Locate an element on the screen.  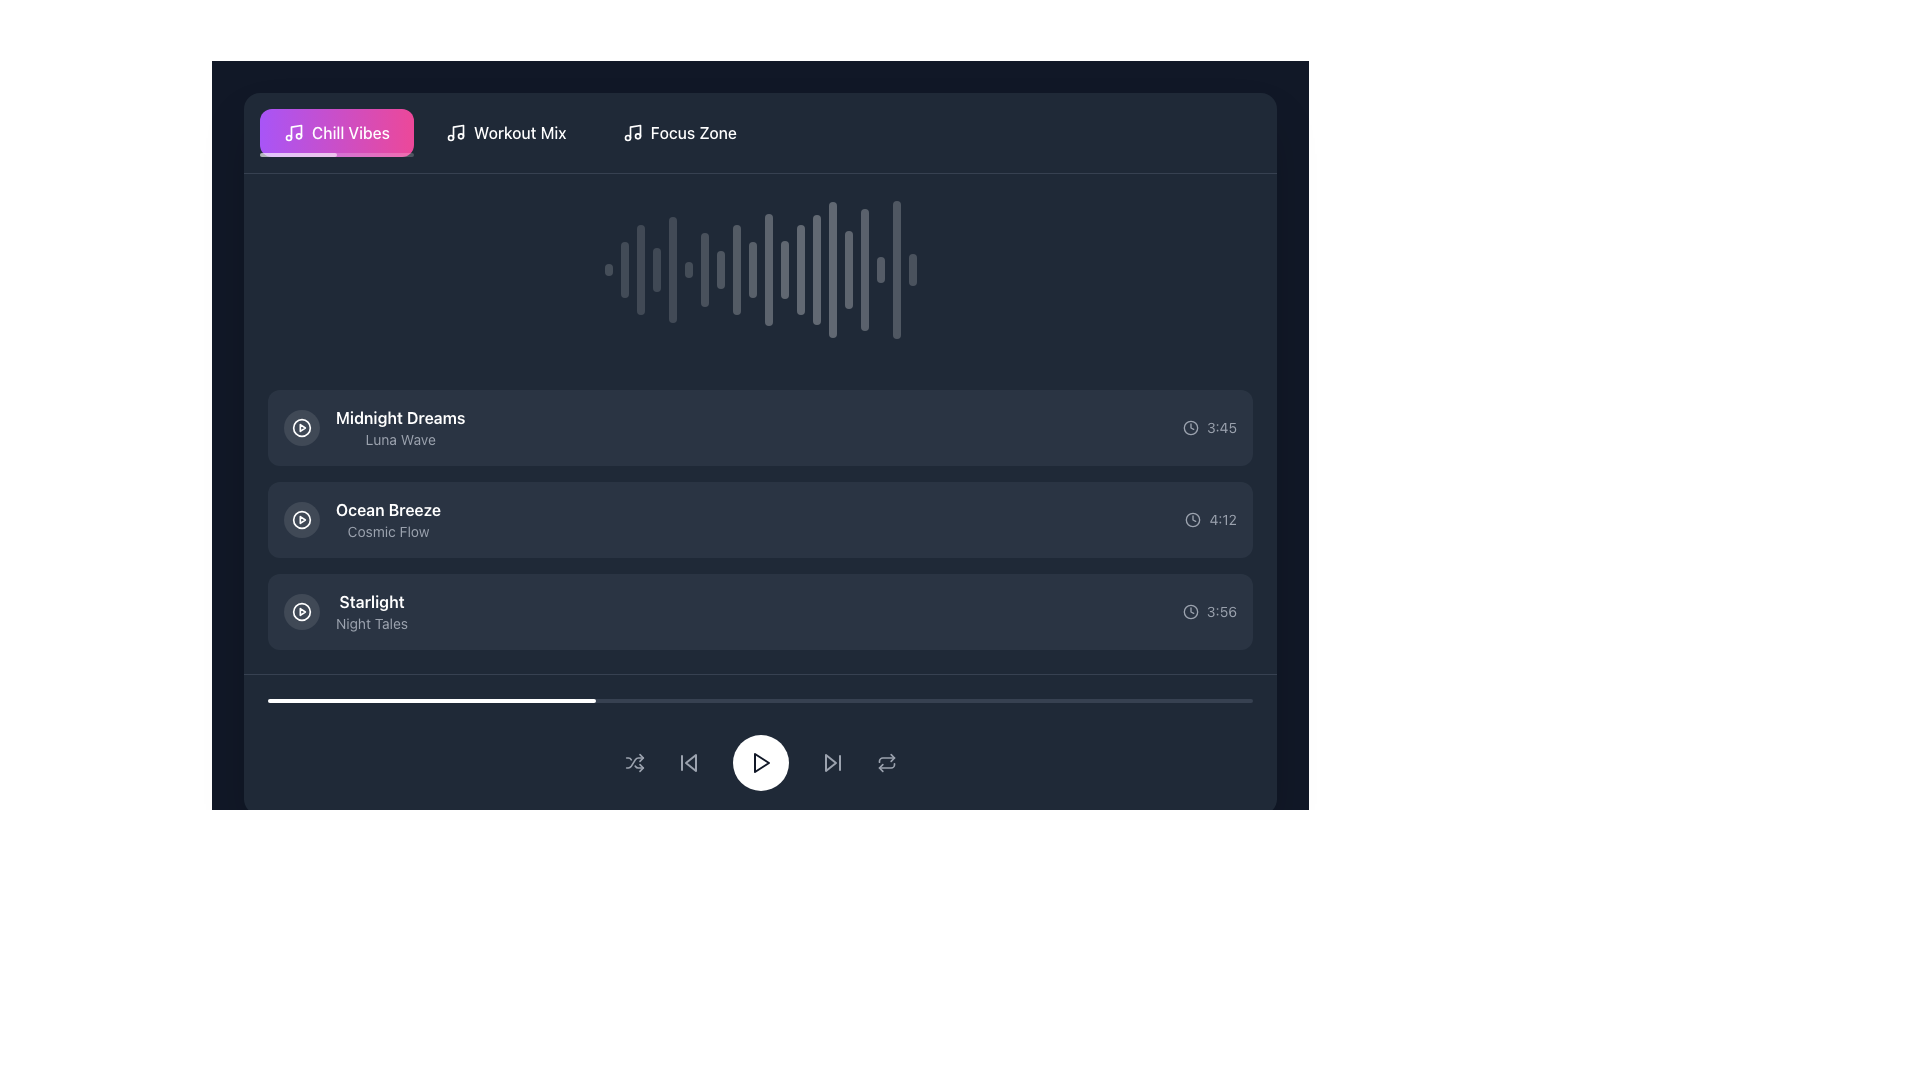
the progress bar indicating the selected state of the 'Chill Vibes' button, which is positioned at the bottom of the button and spans its full width is located at coordinates (336, 153).